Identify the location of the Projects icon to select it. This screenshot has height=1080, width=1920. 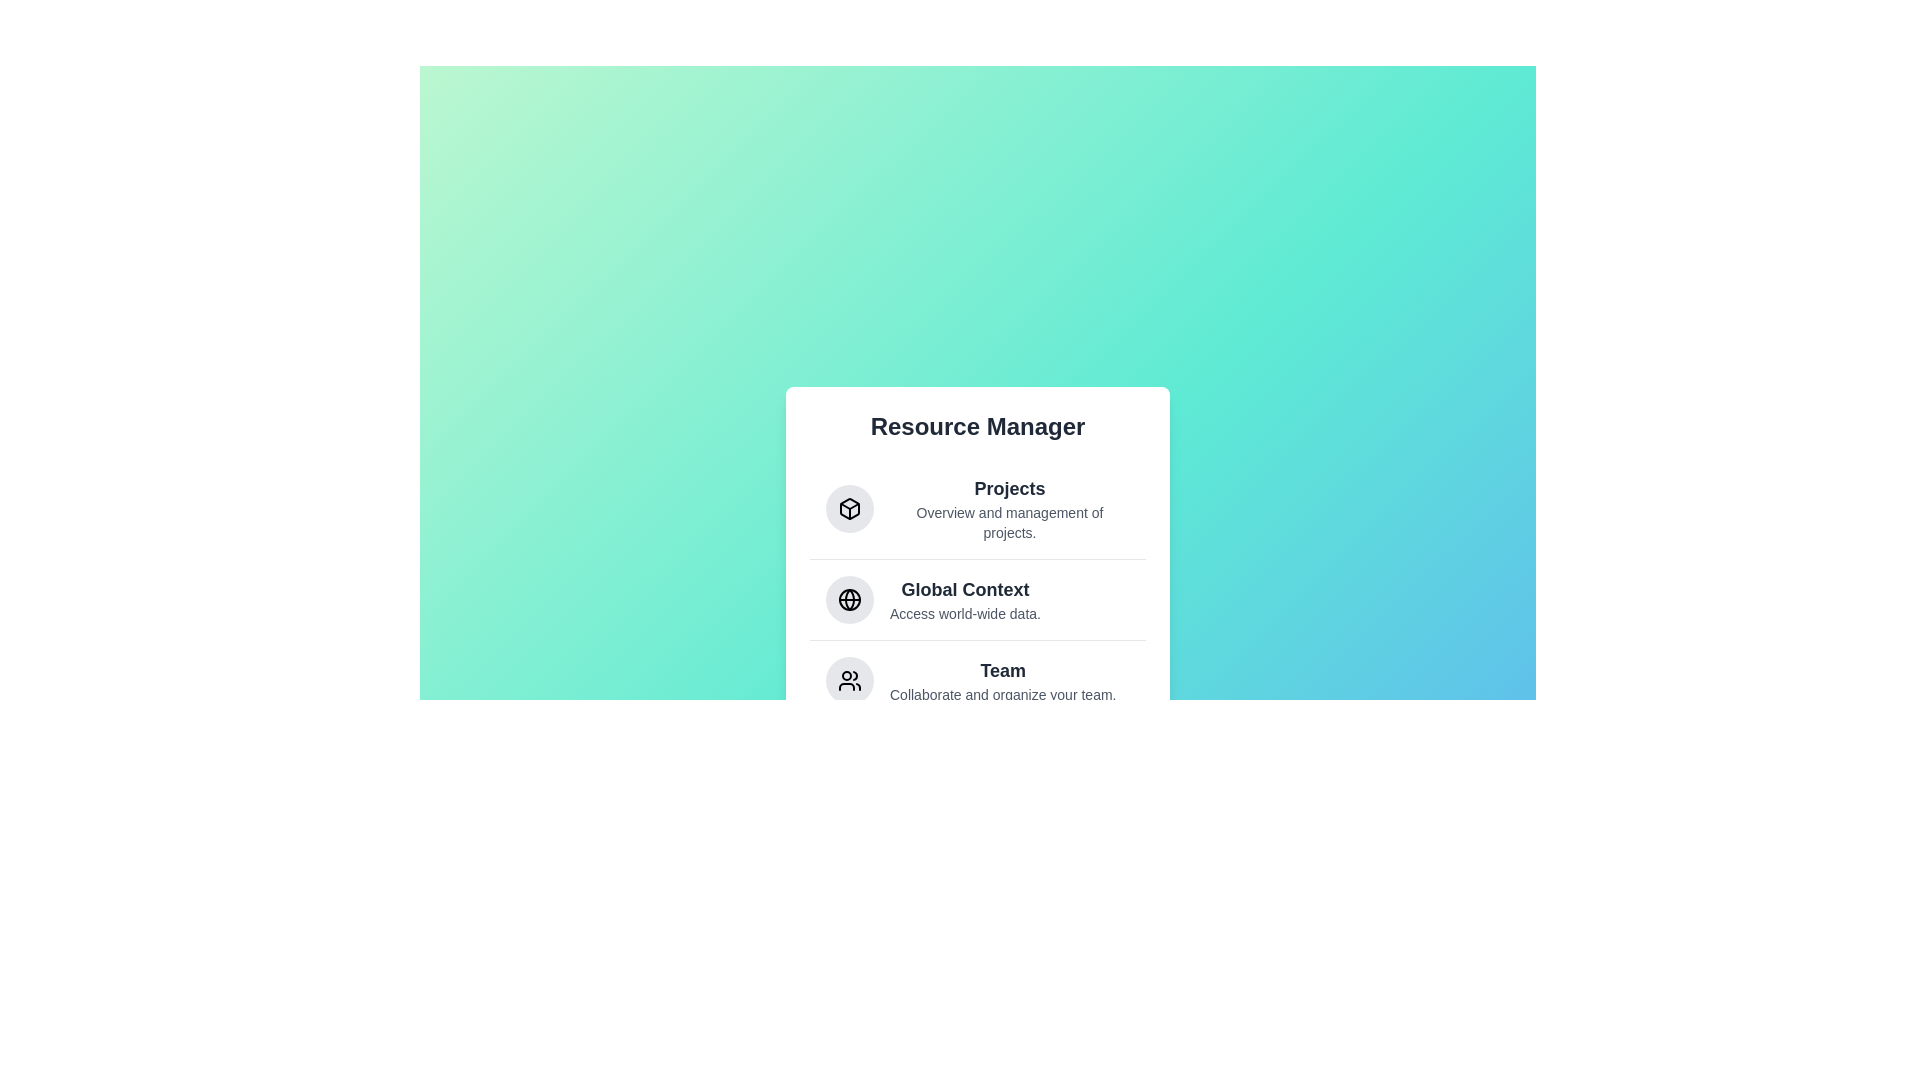
(849, 507).